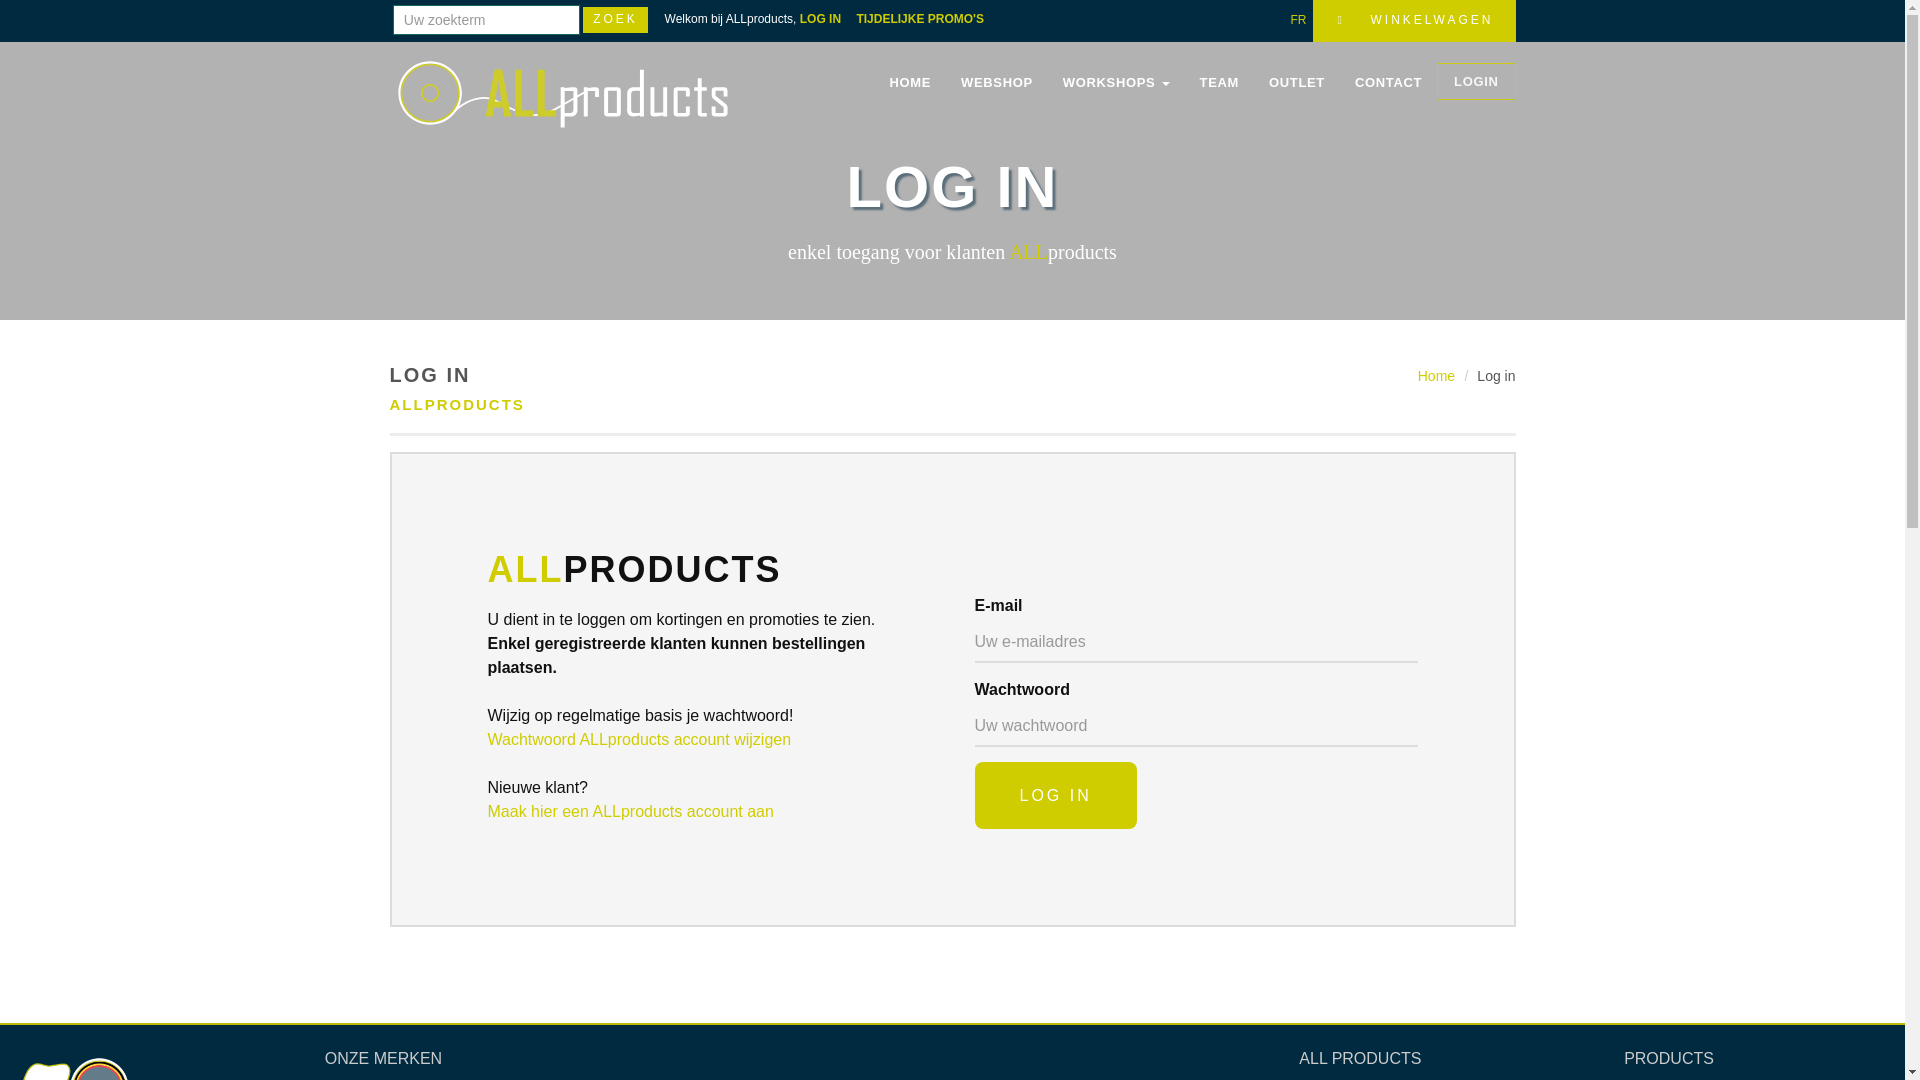 This screenshot has height=1080, width=1920. I want to click on 'LOG IN', so click(974, 794).